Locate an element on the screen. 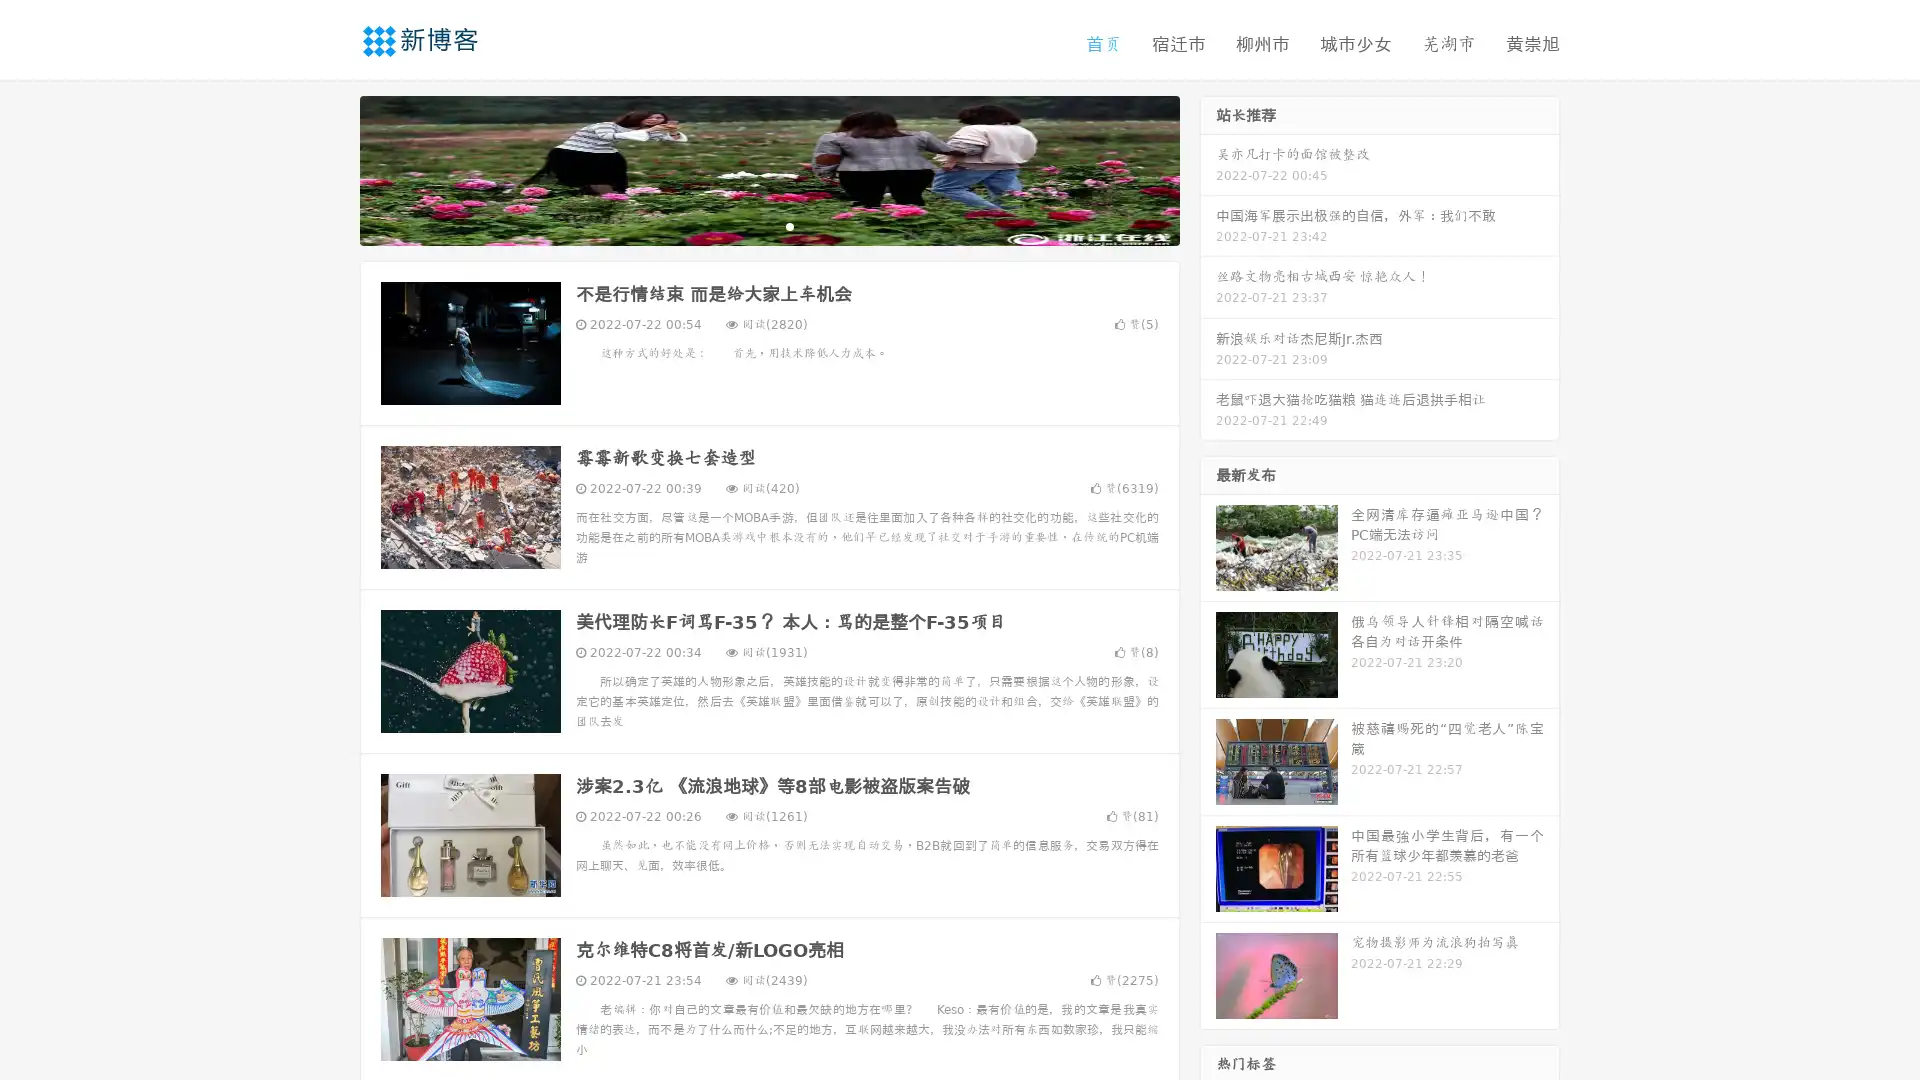 This screenshot has width=1920, height=1080. Go to slide 3 is located at coordinates (789, 225).